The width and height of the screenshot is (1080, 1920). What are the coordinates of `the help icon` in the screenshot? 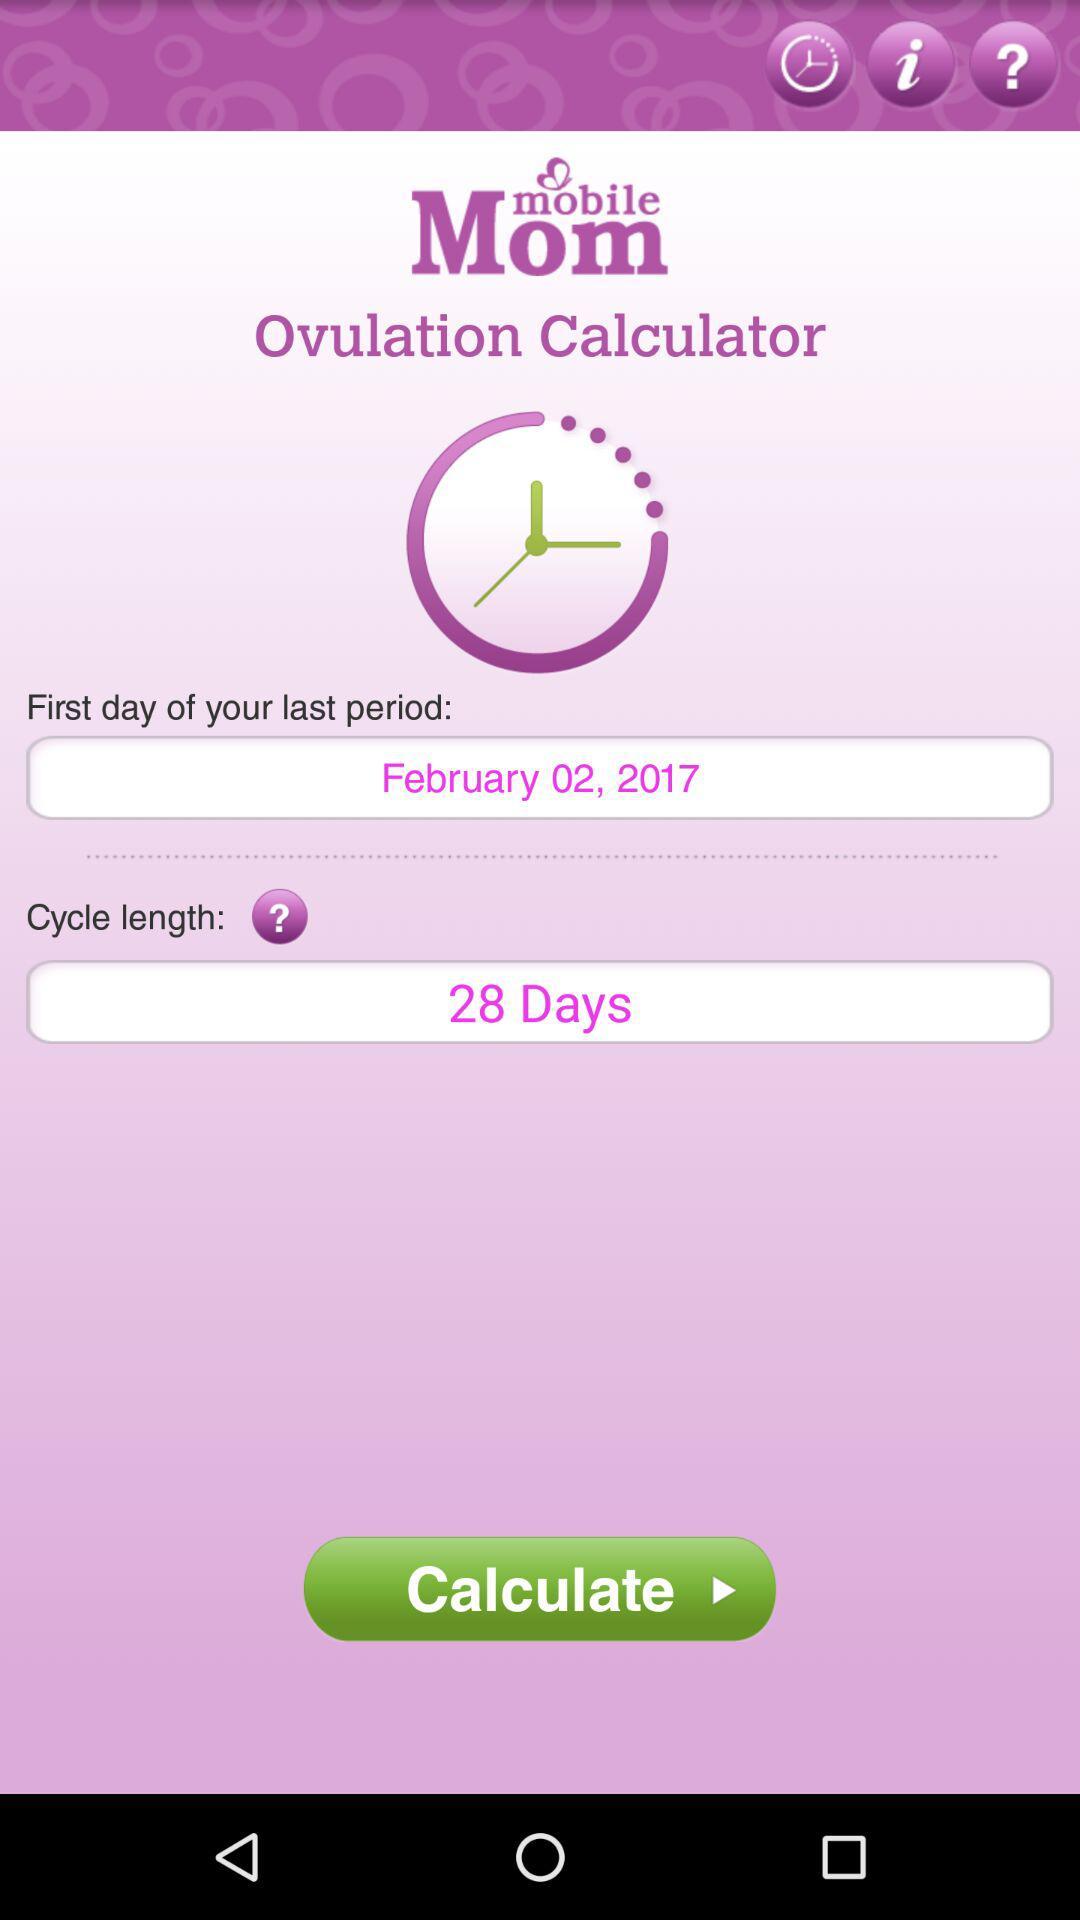 It's located at (280, 982).